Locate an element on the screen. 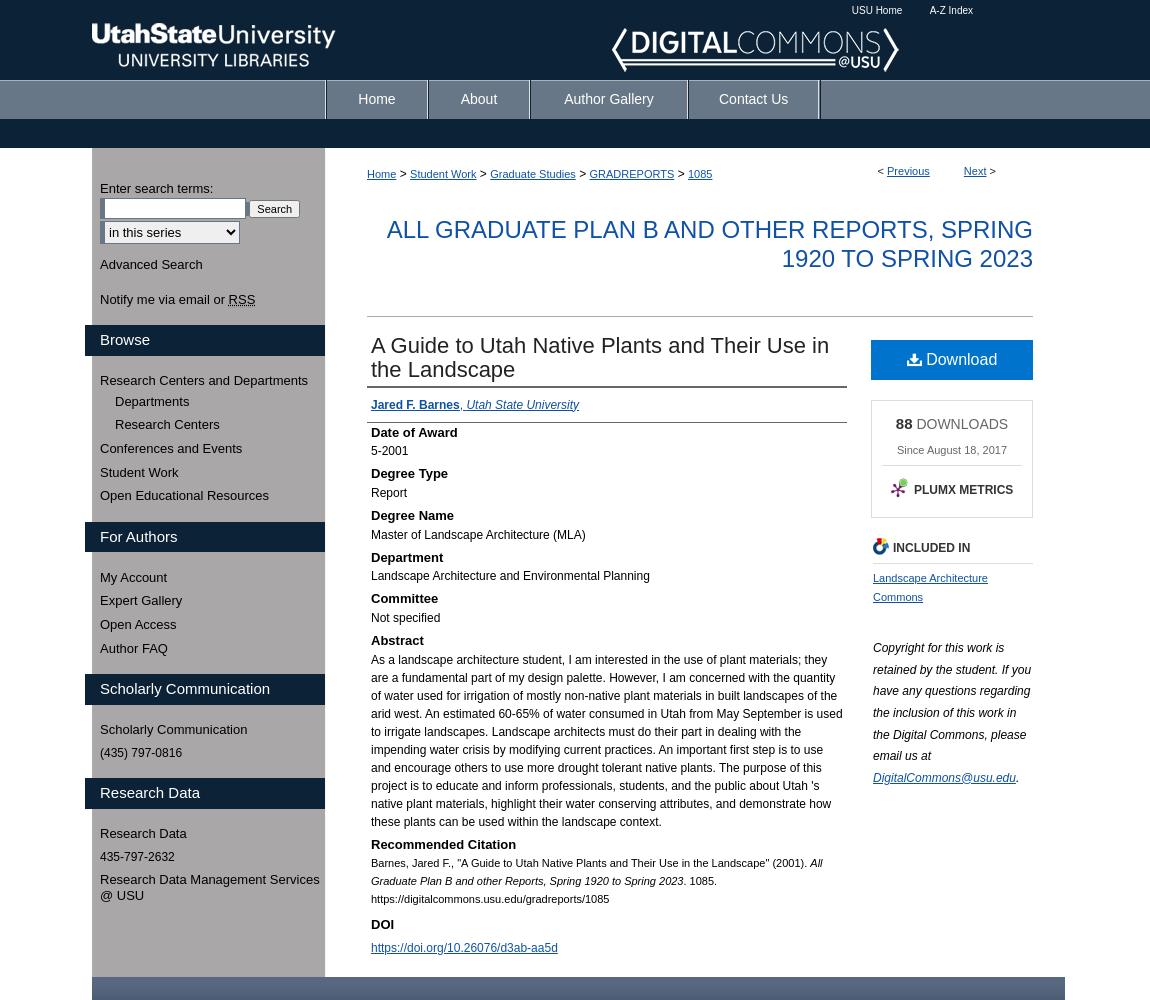 The image size is (1150, 1000). 'As a landscape architecture student, I am interested in the use of plant materials; they are a fundamental part of my design palette. However, I am concerned with the quantity of water used for irrigation of mostly non-native plant materials in built landscapes of the arid west. An estimated 60-65% of water consumed in Utah from May September is used to irrigate landscapes. Landscape architects must do their part in dealing with the impending water crisis by modifying current practices. An important first step is to use and encourage others to use more drought tolerant native plants. The purpose of this project is to educate and inform professionals, students, and the public about Utah 's native plant materials, highlight their water conserving attributes, and demonstrate how these plants can be used within the landscape context.' is located at coordinates (370, 739).